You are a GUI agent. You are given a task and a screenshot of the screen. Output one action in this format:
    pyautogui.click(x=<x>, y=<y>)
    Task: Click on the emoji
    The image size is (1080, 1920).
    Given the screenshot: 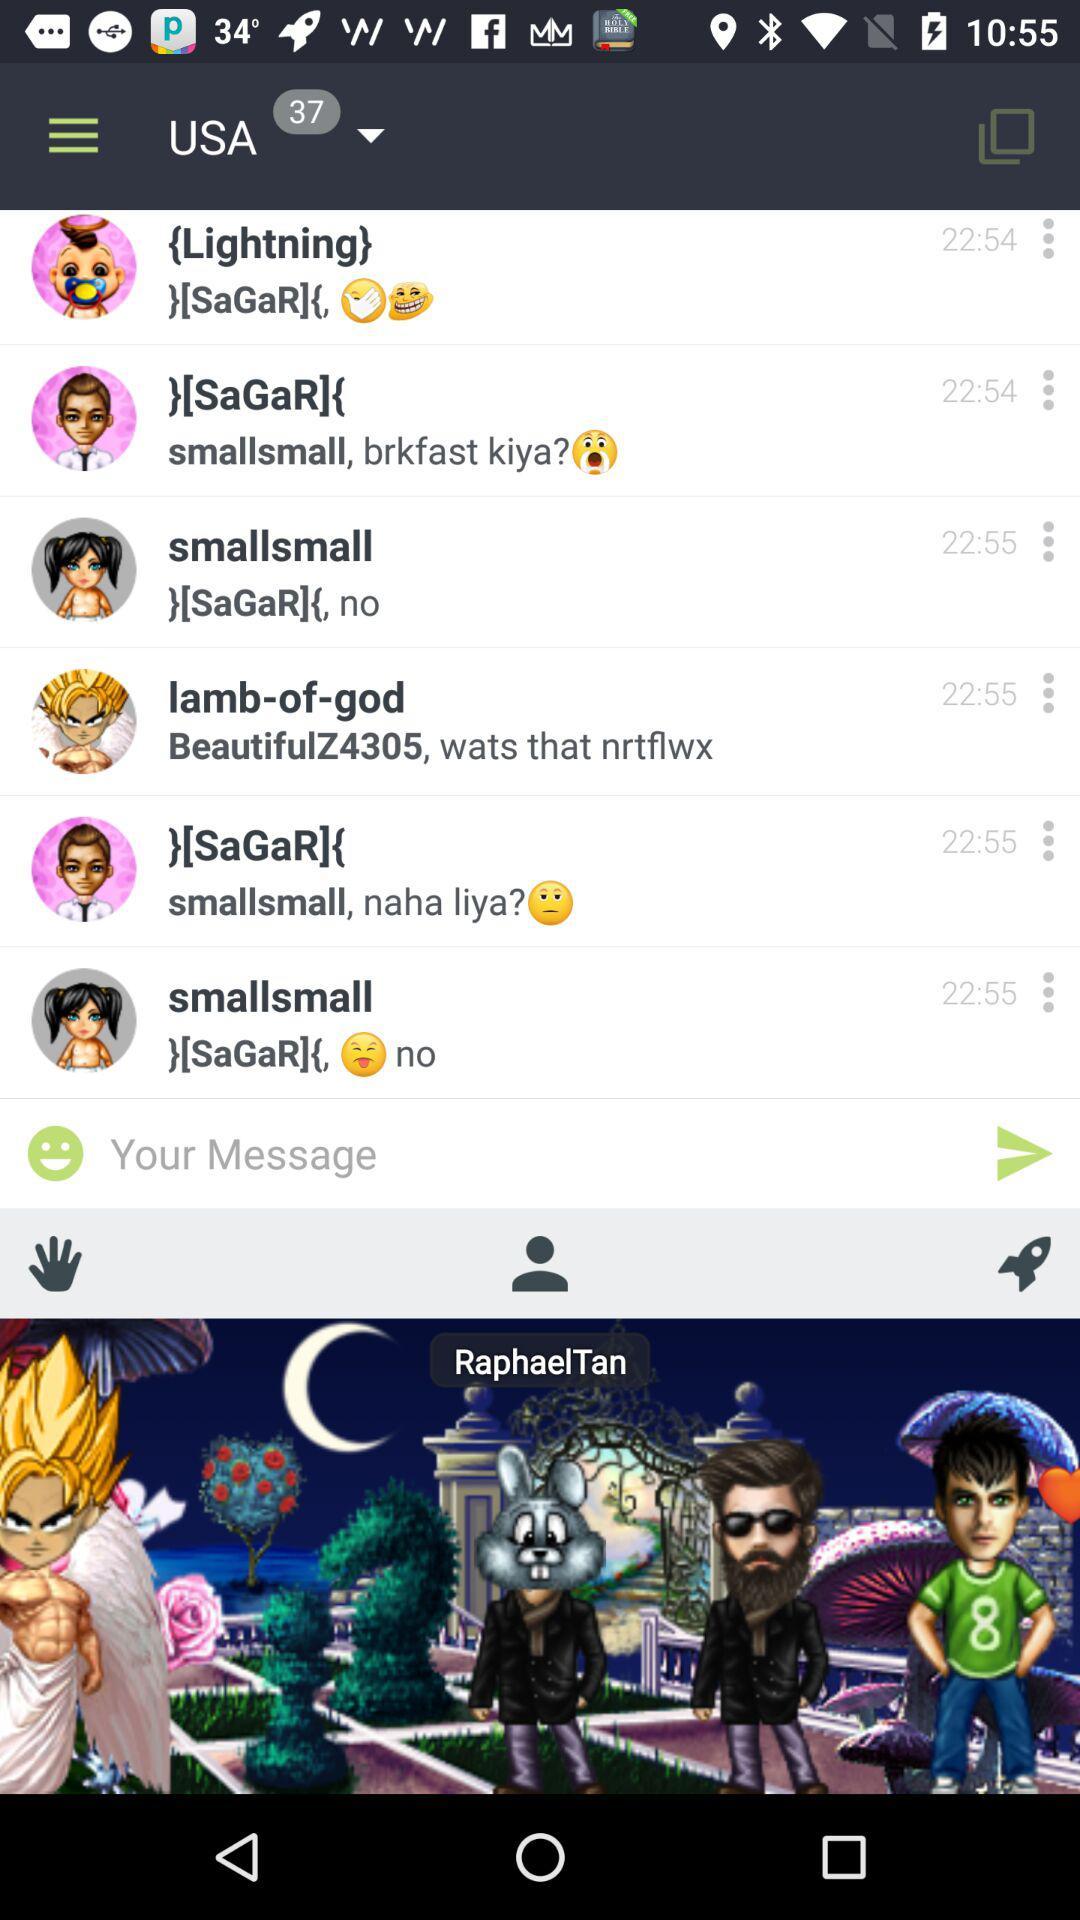 What is the action you would take?
    pyautogui.click(x=54, y=1153)
    